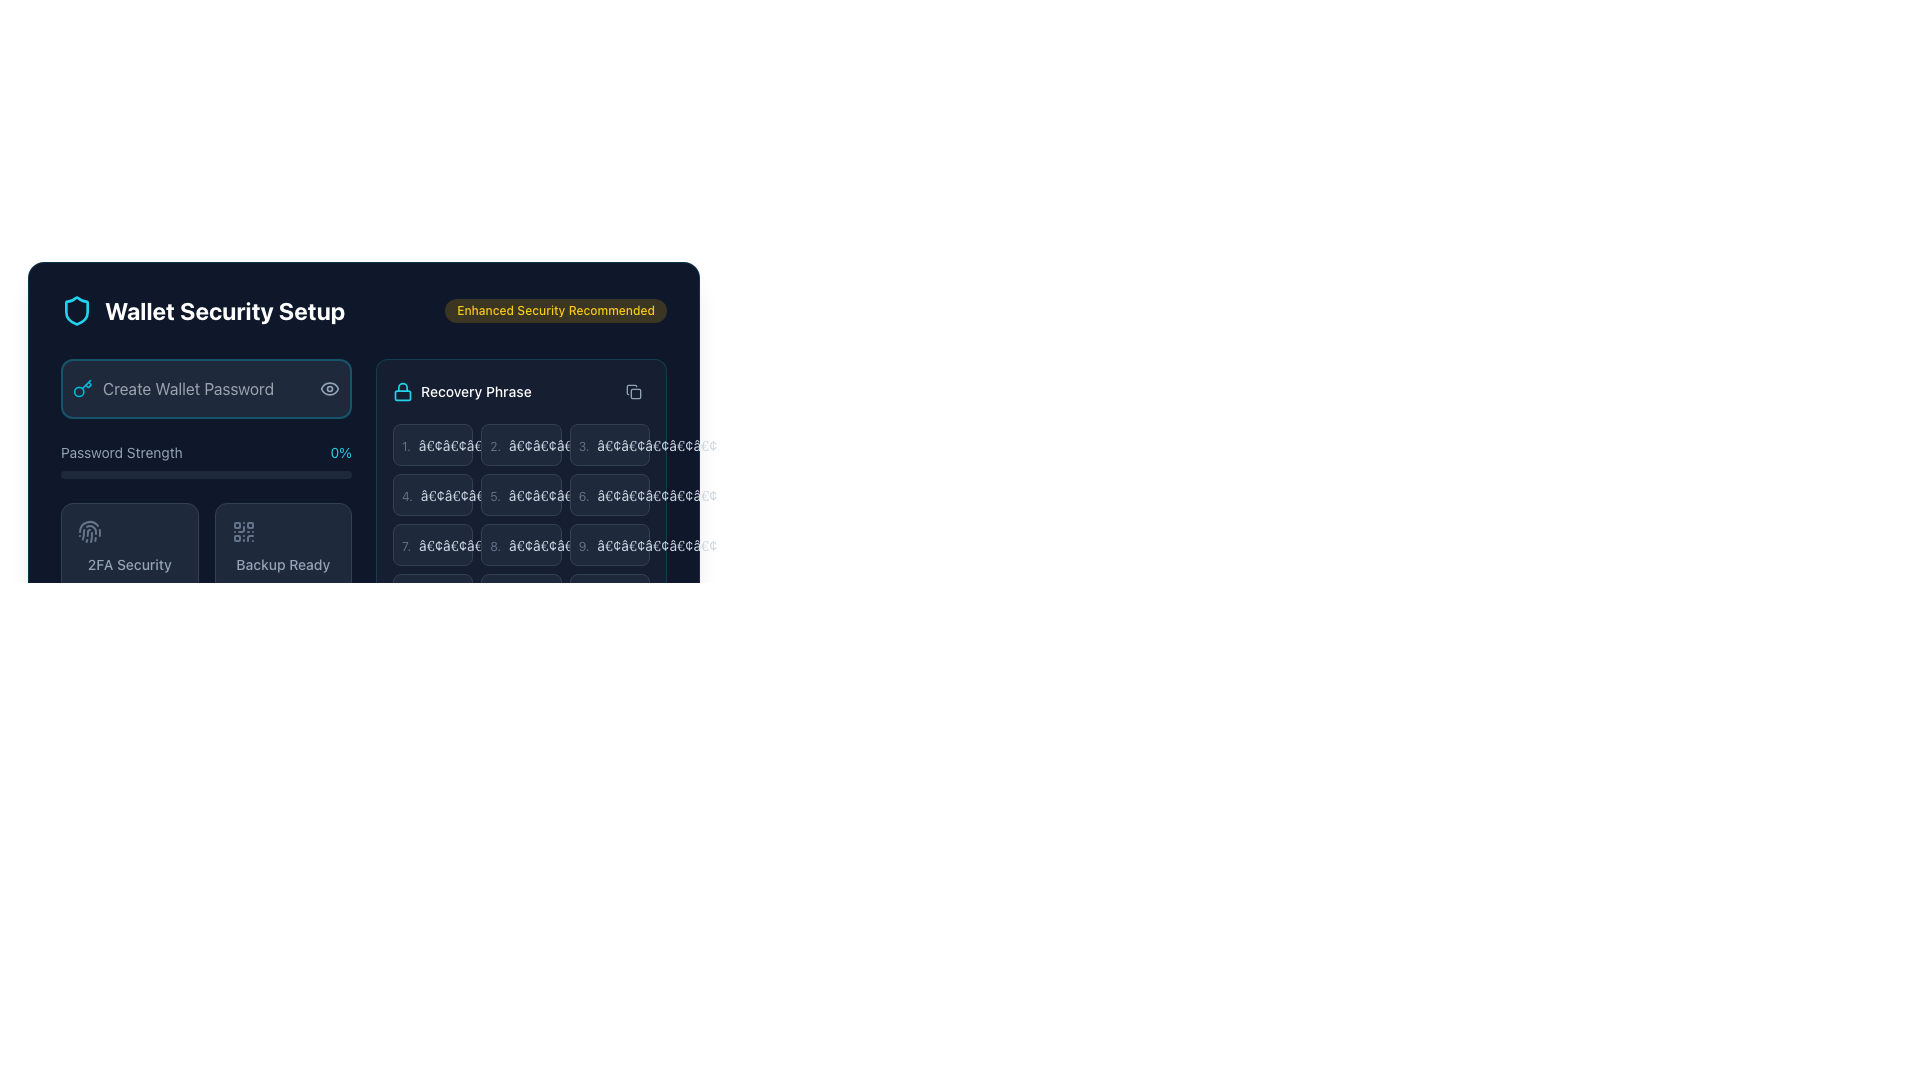  What do you see at coordinates (242, 531) in the screenshot?
I see `the security icon located in the bottom right quadrant of the 'Backup Ready' panel` at bounding box center [242, 531].